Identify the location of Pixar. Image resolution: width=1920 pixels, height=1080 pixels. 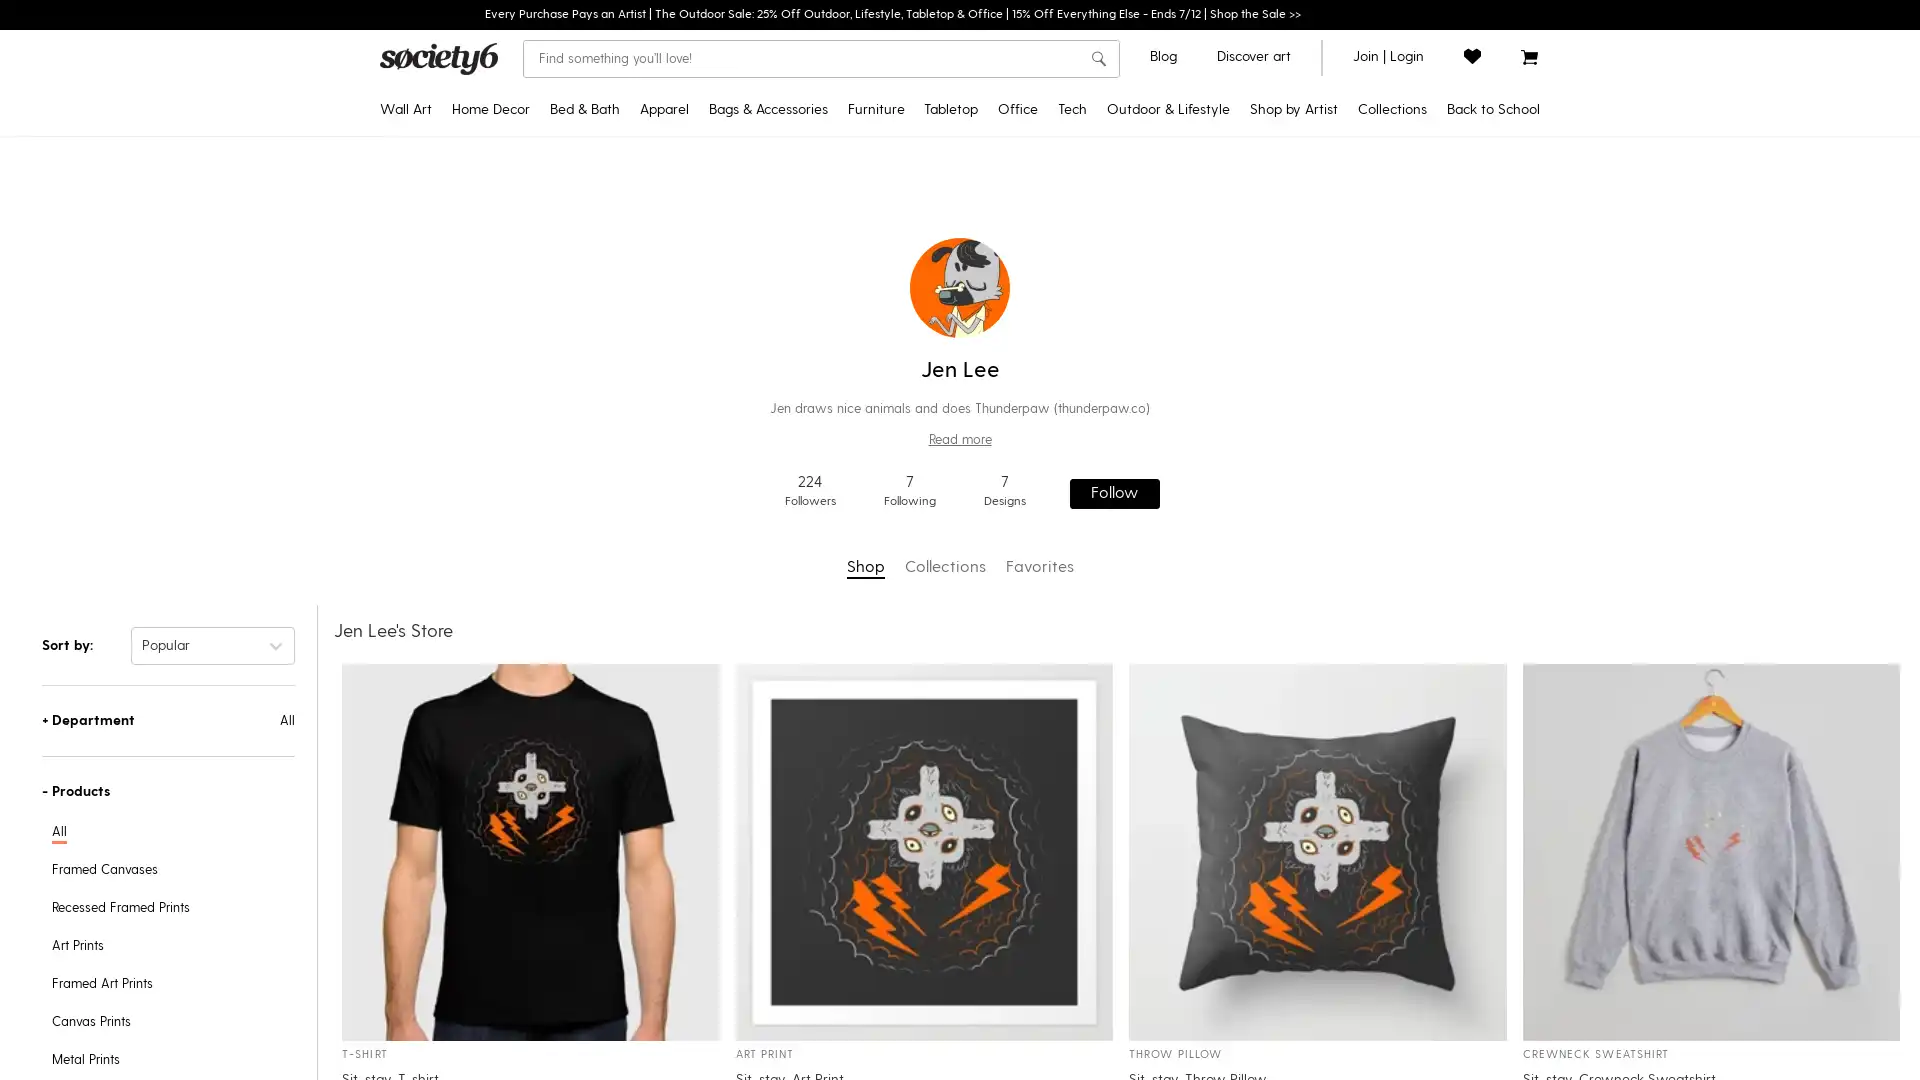
(1239, 224).